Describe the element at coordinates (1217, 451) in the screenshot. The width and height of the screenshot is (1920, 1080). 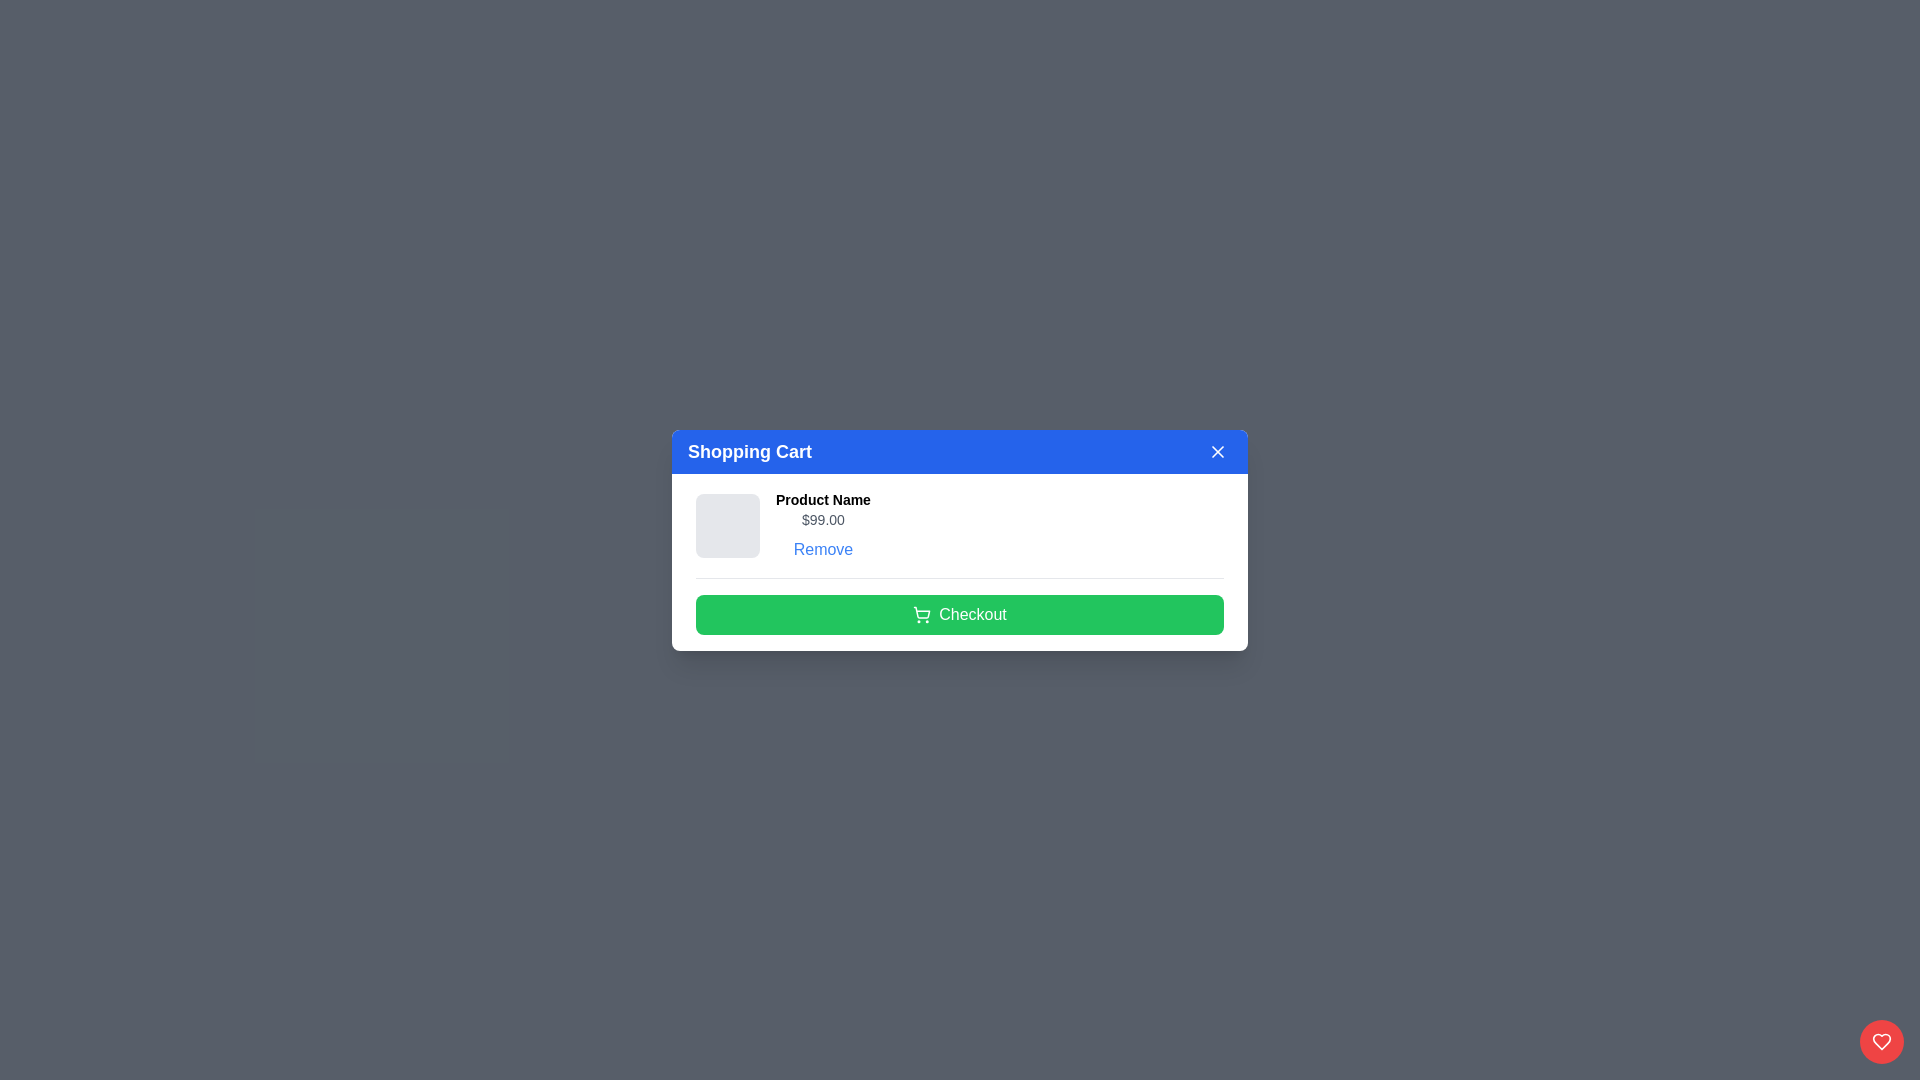
I see `the circular blue button with a white 'X' icon` at that location.